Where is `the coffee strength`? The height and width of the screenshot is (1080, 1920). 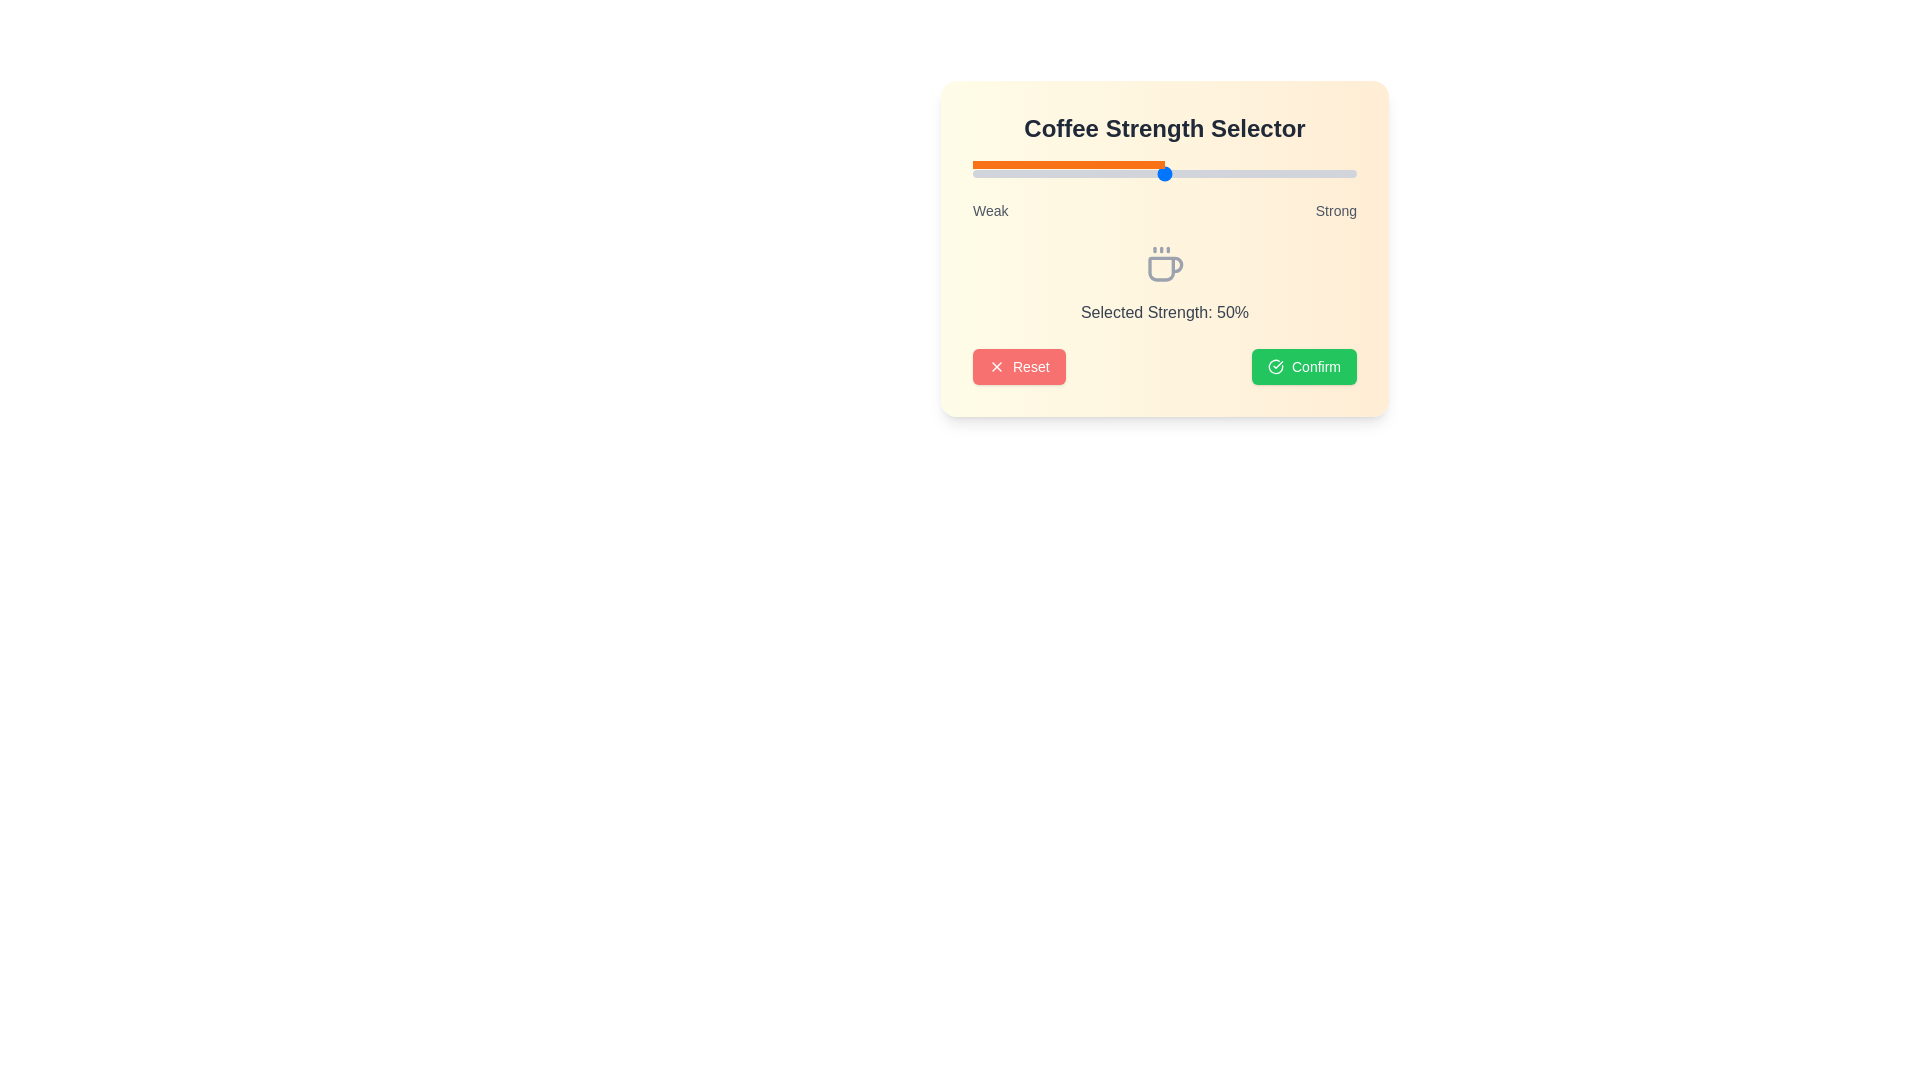
the coffee strength is located at coordinates (1318, 172).